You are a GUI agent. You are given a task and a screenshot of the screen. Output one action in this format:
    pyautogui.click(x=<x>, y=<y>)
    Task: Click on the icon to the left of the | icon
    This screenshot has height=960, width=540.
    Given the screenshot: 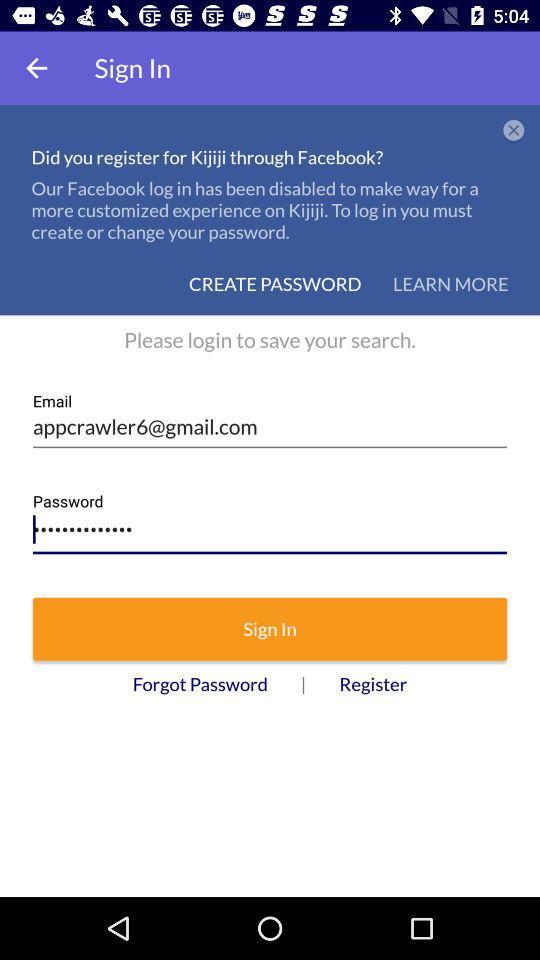 What is the action you would take?
    pyautogui.click(x=200, y=684)
    